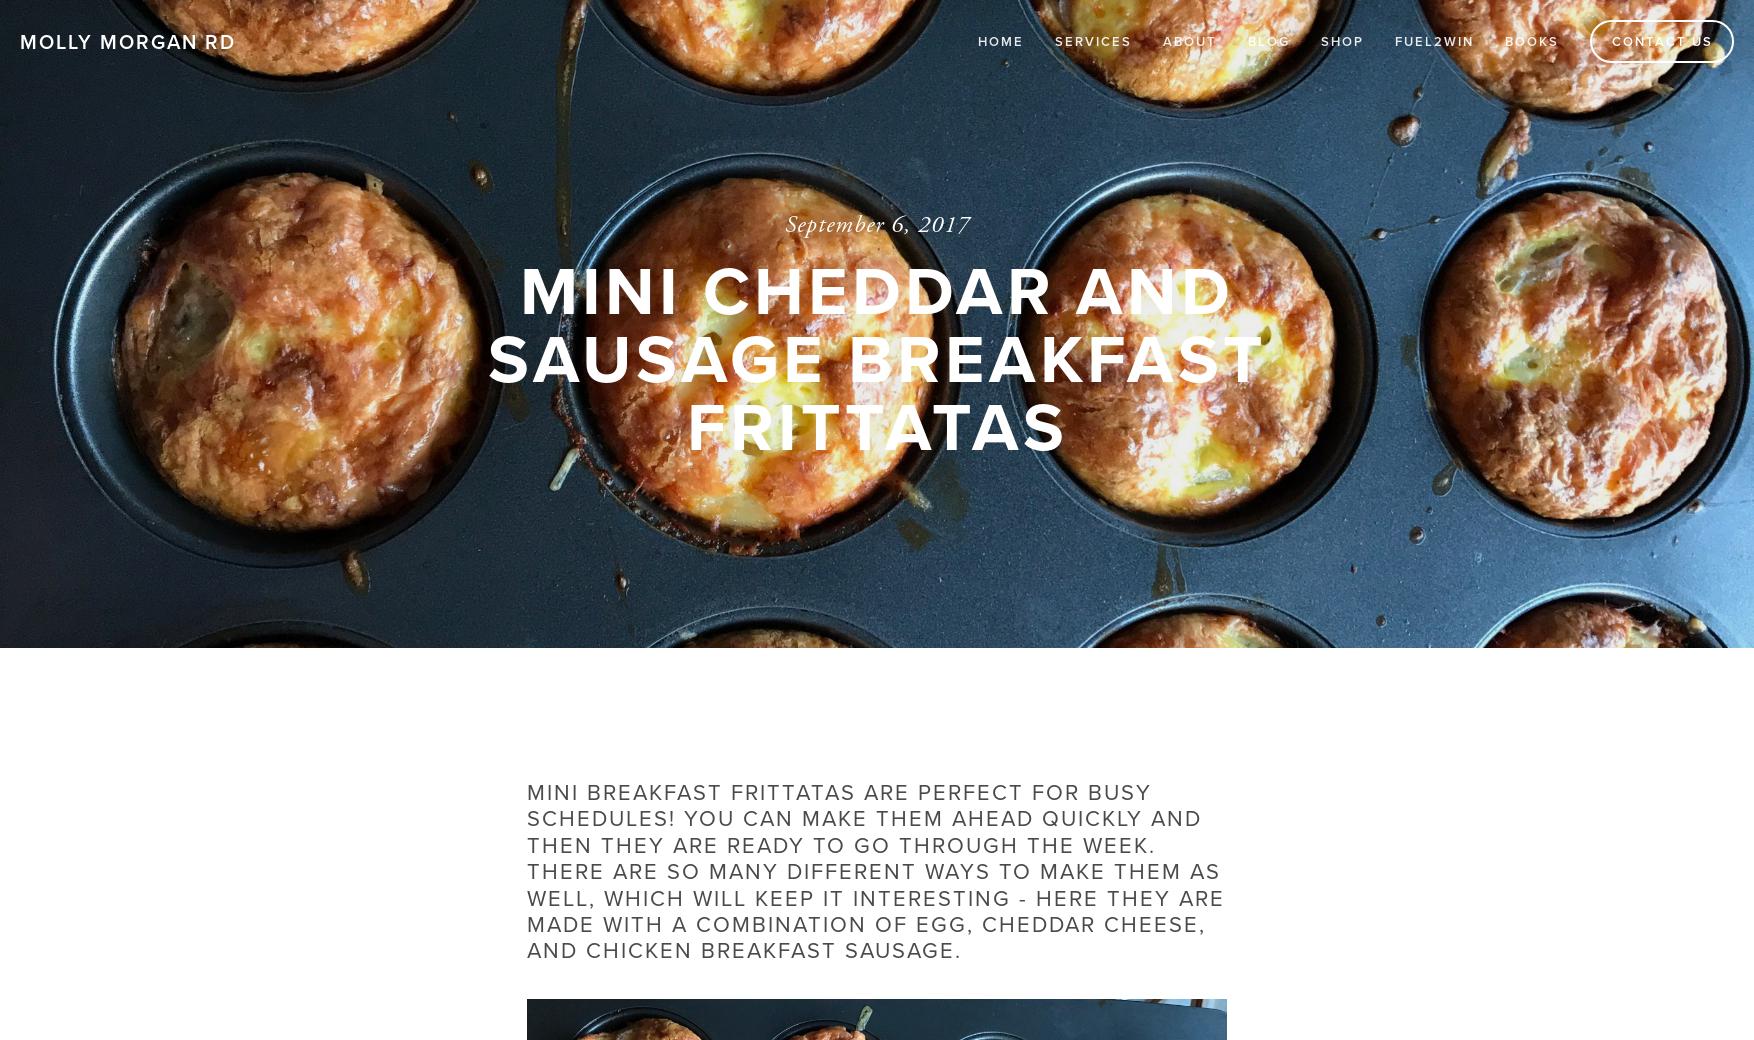 The image size is (1754, 1040). What do you see at coordinates (874, 870) in the screenshot?
I see `'Mini breakfast frittatas are perfect for busy schedules! You can make them ahead quickly and then they are ready to go through the week. There are so many different ways to make them as well, which will keep it interesting - here they are made with a combination of egg, cheddar cheese, and chicken breakfast sausage.'` at bounding box center [874, 870].